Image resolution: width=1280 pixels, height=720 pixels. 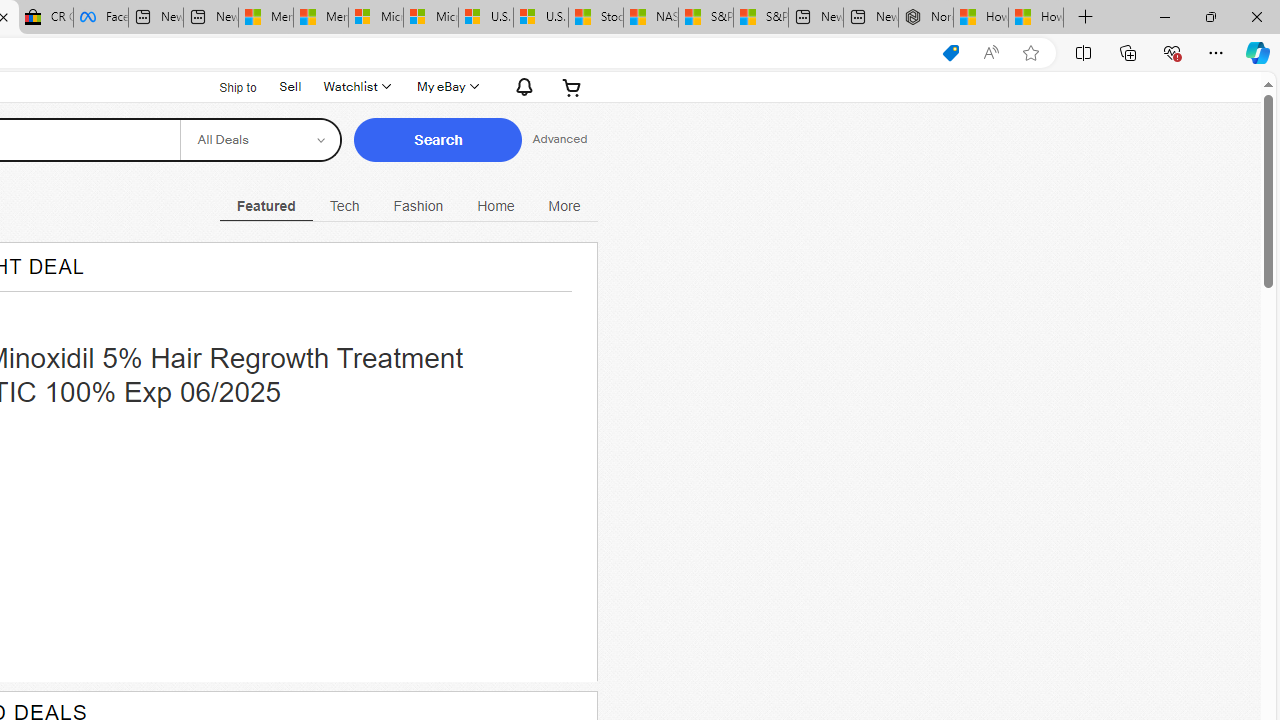 What do you see at coordinates (1036, 17) in the screenshot?
I see `'How to Use a Monitor With Your Closed Laptop'` at bounding box center [1036, 17].